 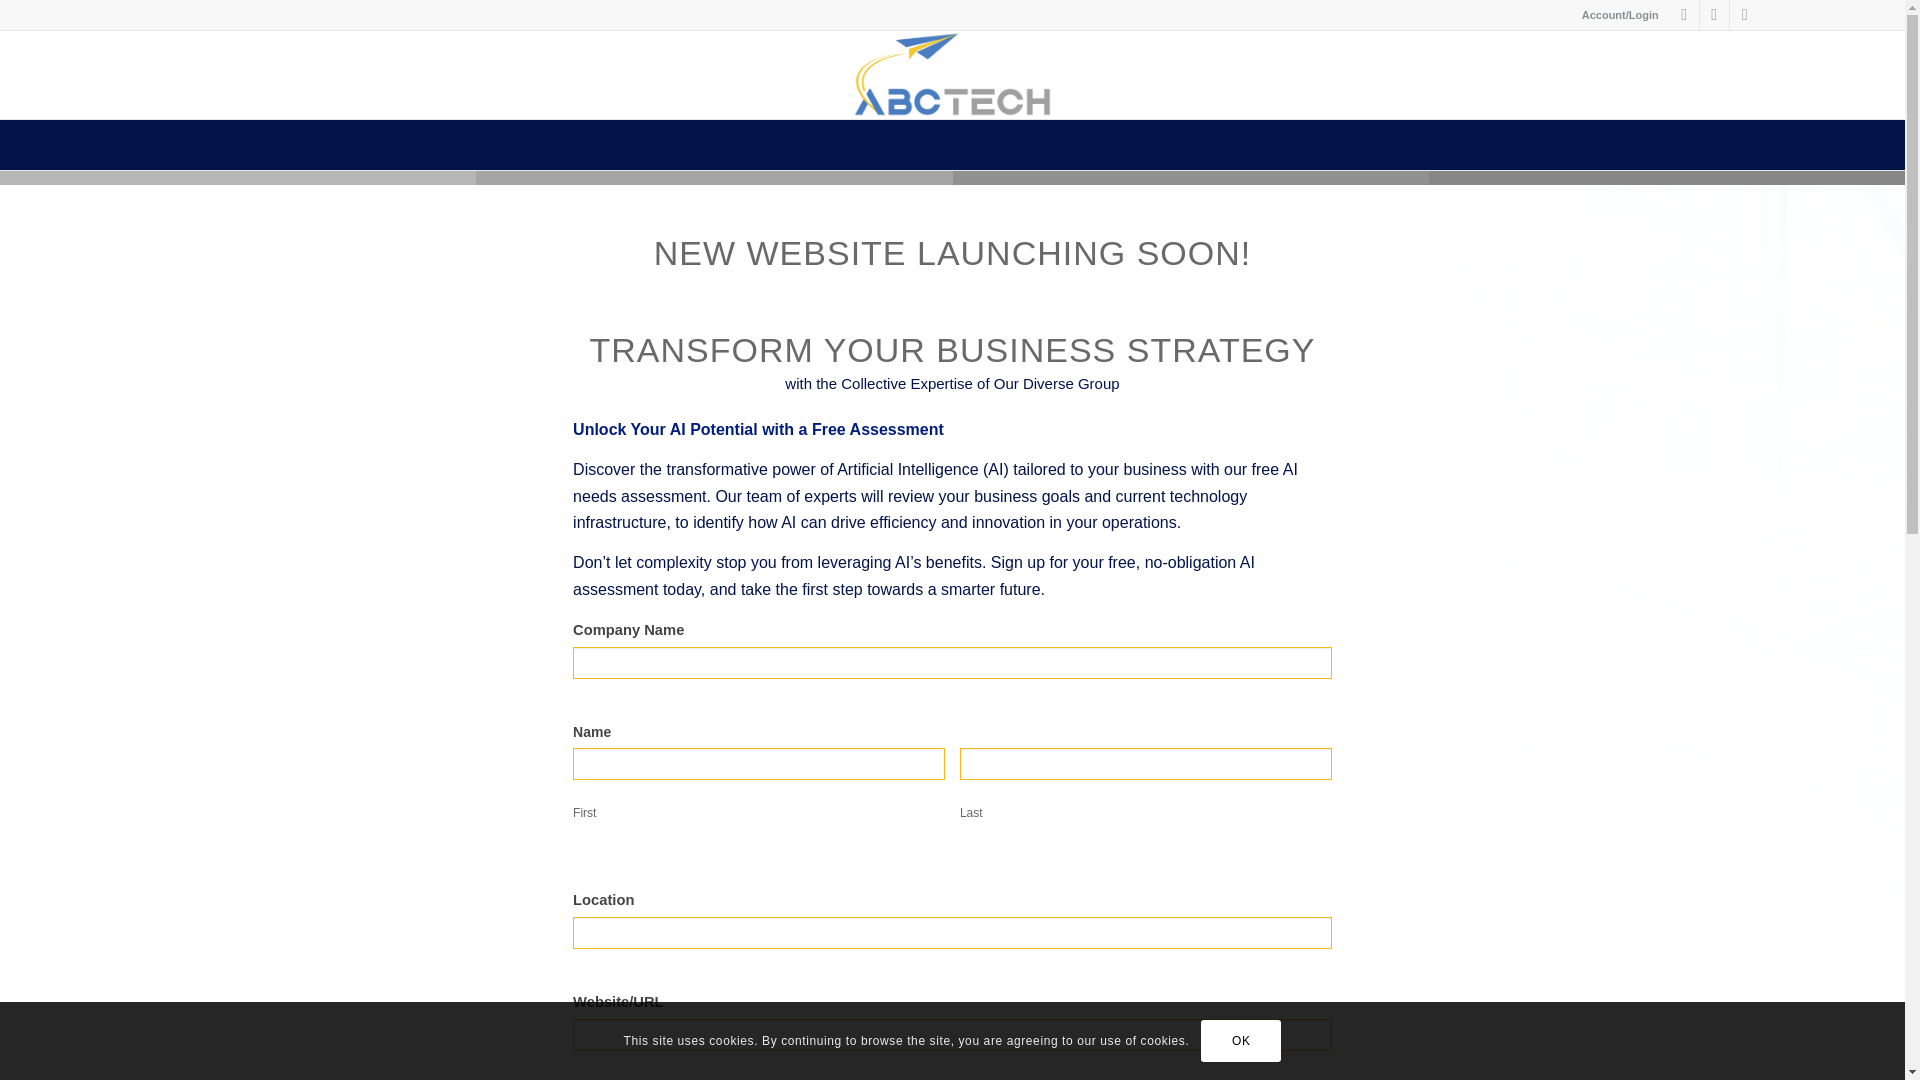 I want to click on 'Facebook', so click(x=1713, y=15).